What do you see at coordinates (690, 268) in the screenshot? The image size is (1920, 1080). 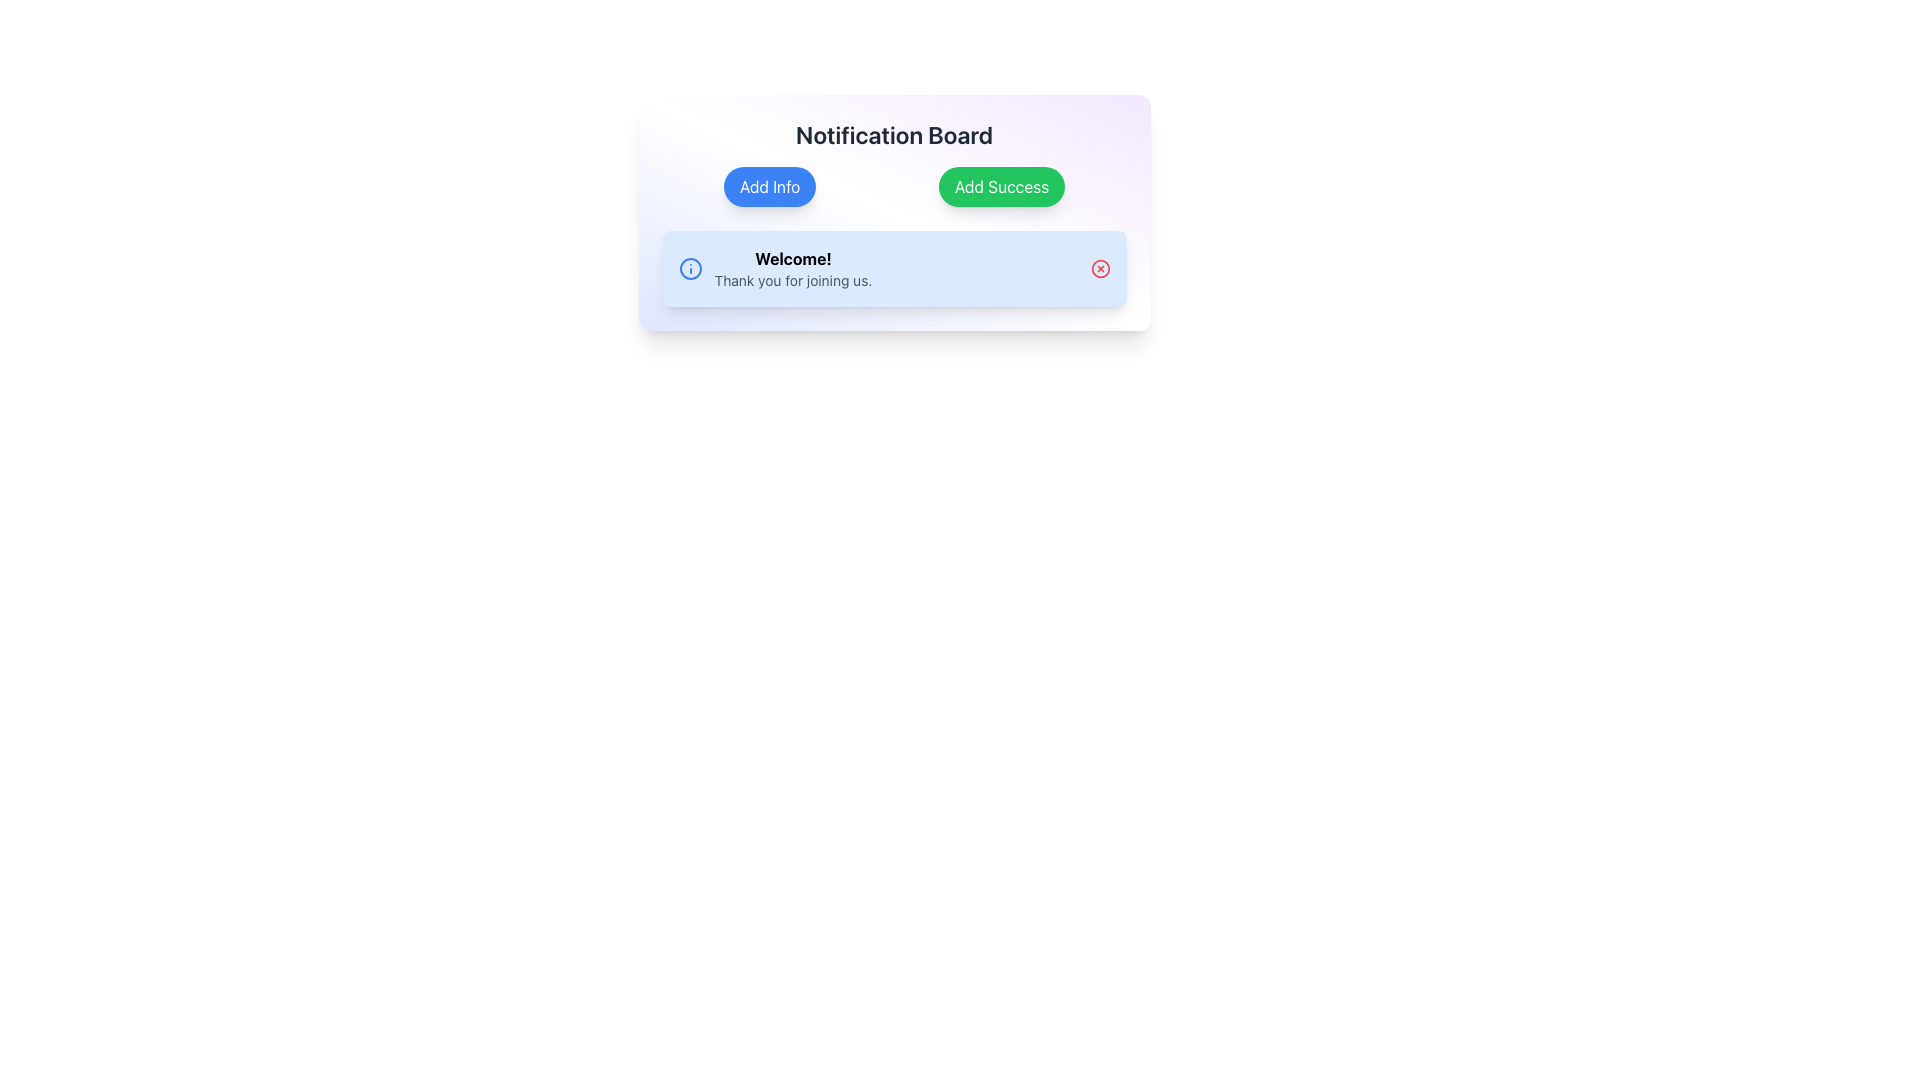 I see `the blue-outlined circular icon with a white interior located within the notification card under the 'Notification Board' header` at bounding box center [690, 268].